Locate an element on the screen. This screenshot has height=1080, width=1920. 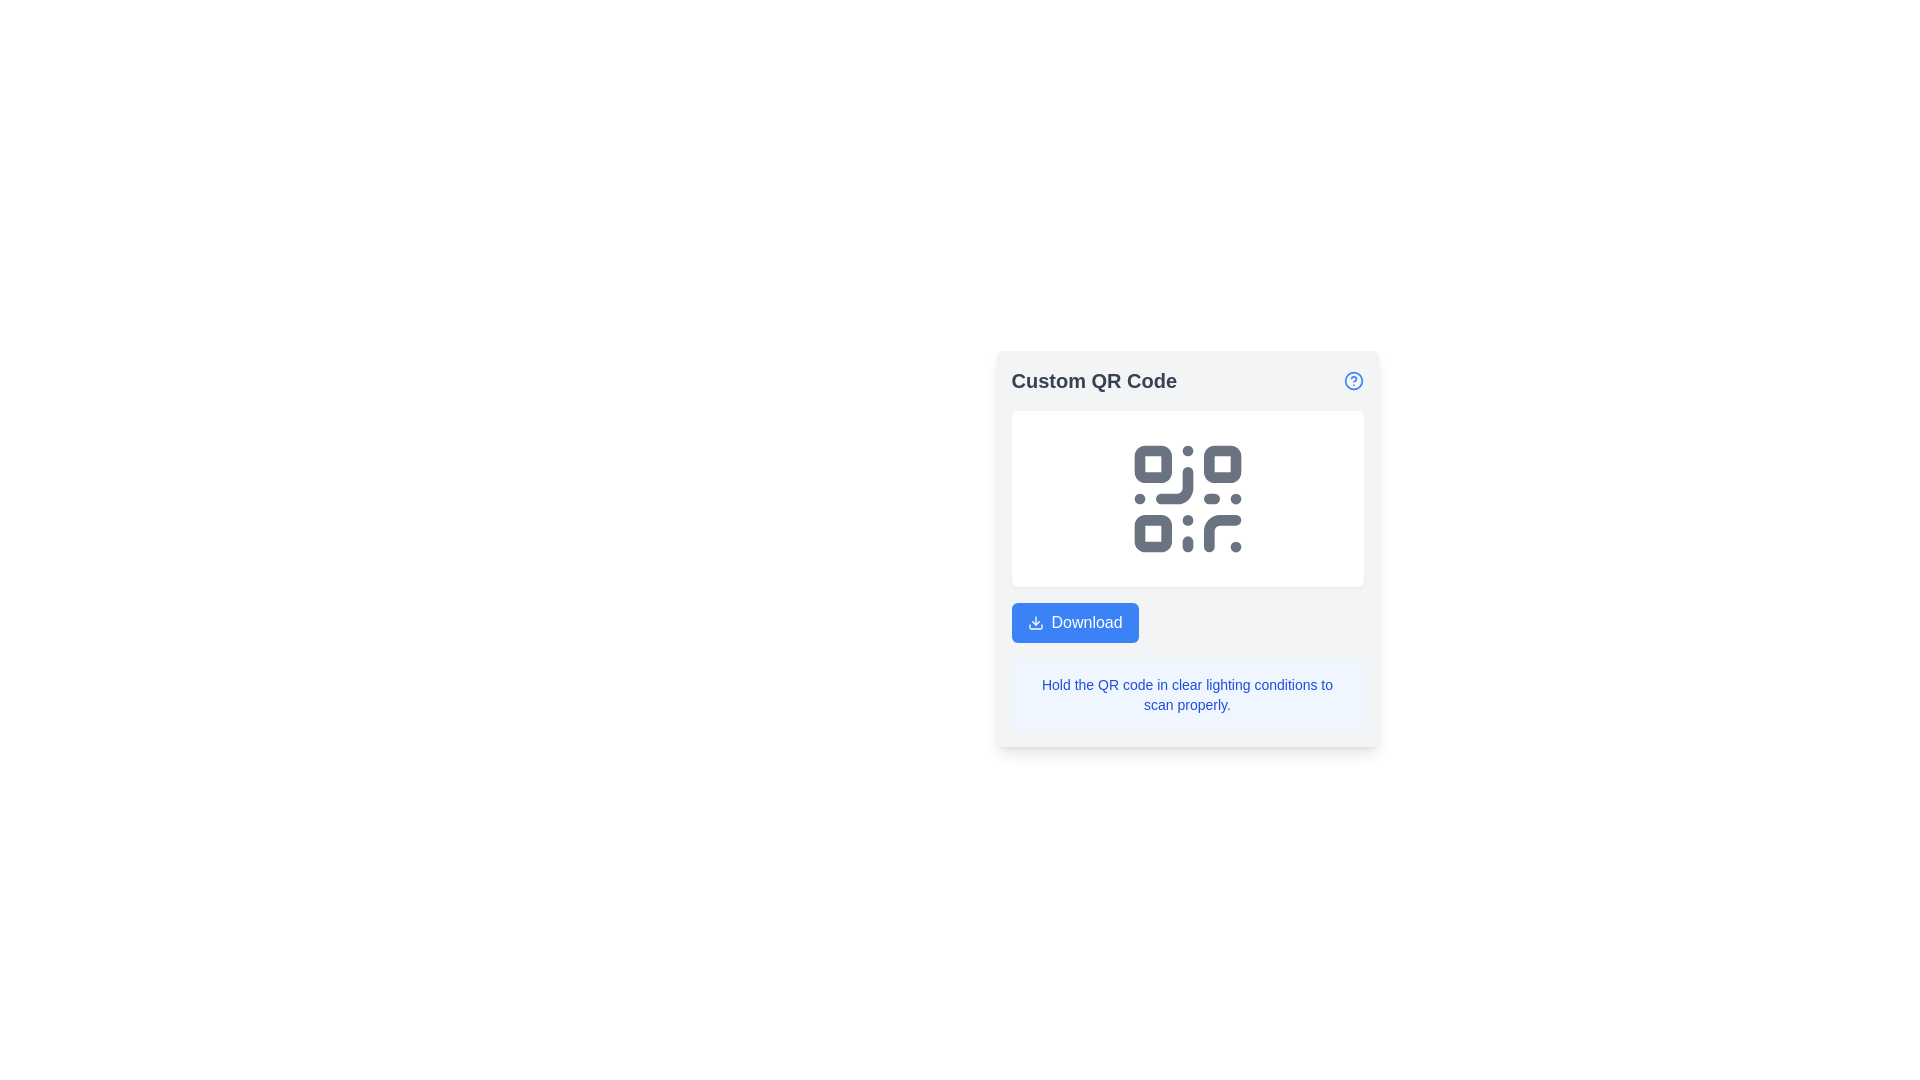
the QR code graphical icon element for scanning by moving the cursor to its center point is located at coordinates (1187, 497).